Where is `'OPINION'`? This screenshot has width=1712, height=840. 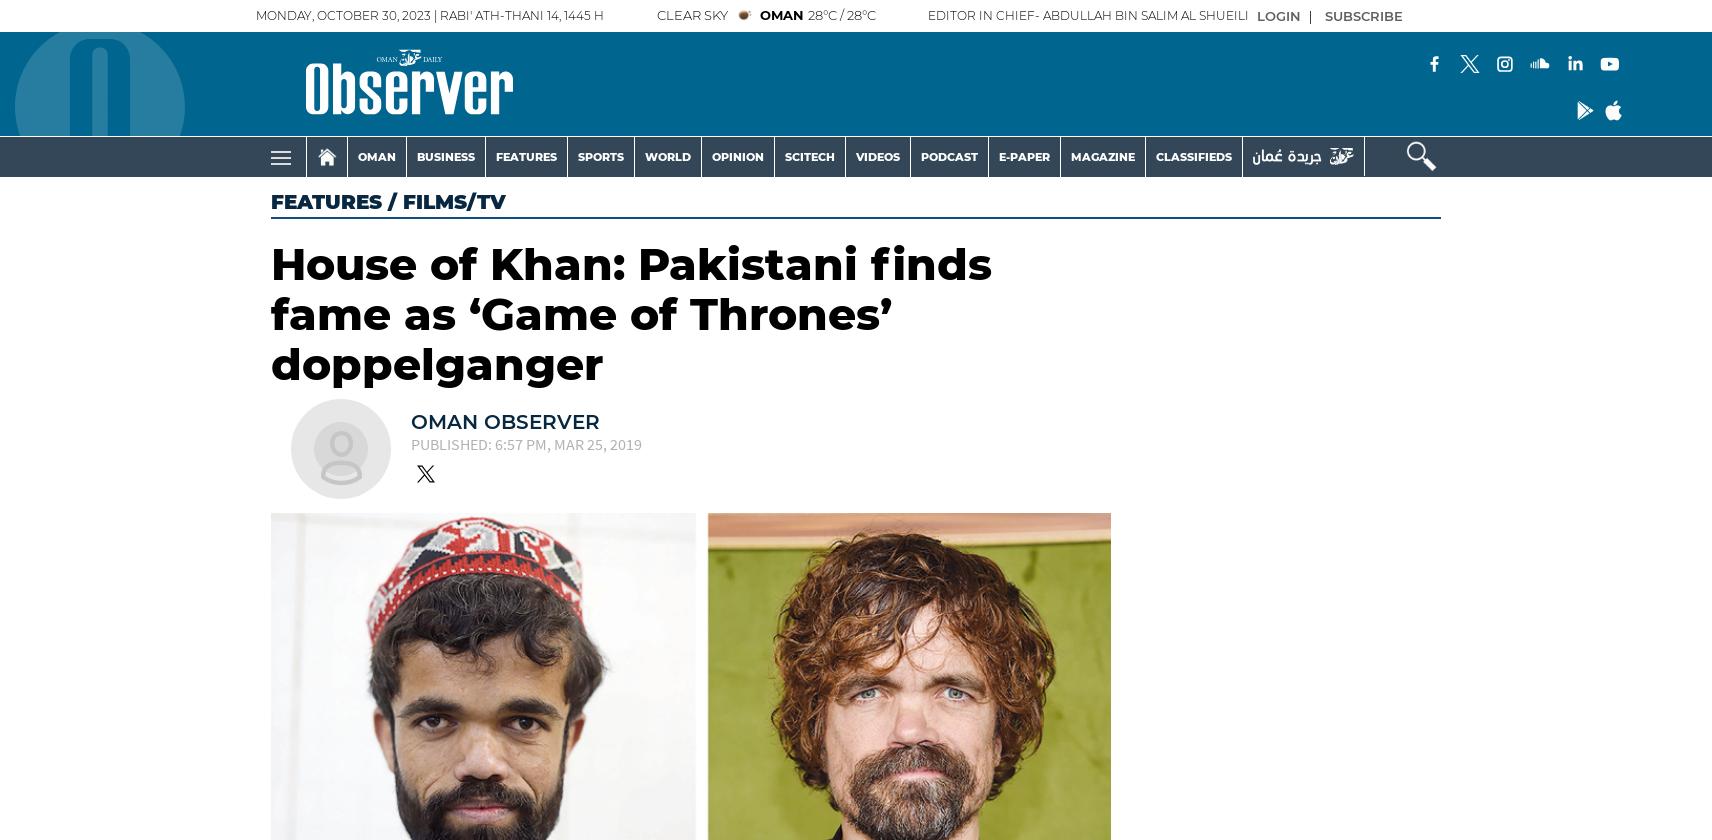 'OPINION' is located at coordinates (738, 156).